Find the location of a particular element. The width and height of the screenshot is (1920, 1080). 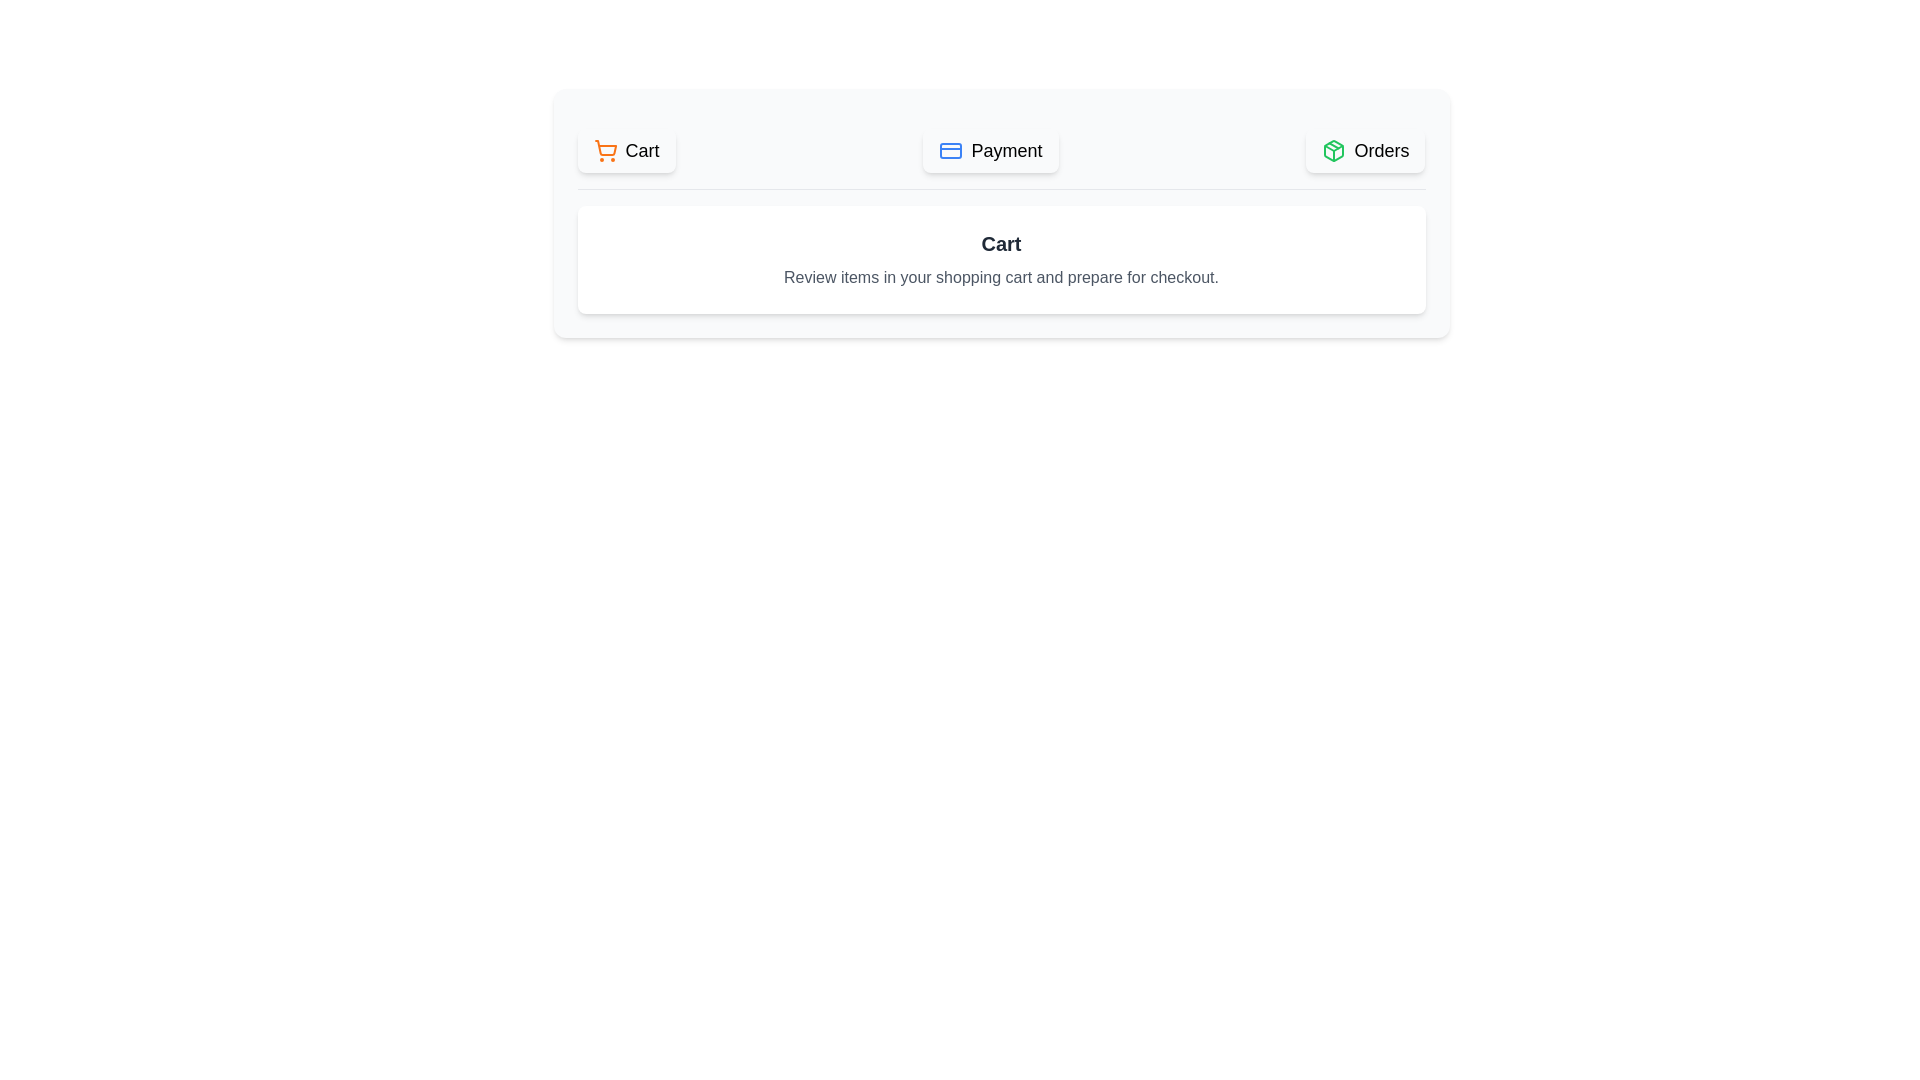

the Payment tab to activate it is located at coordinates (990, 149).